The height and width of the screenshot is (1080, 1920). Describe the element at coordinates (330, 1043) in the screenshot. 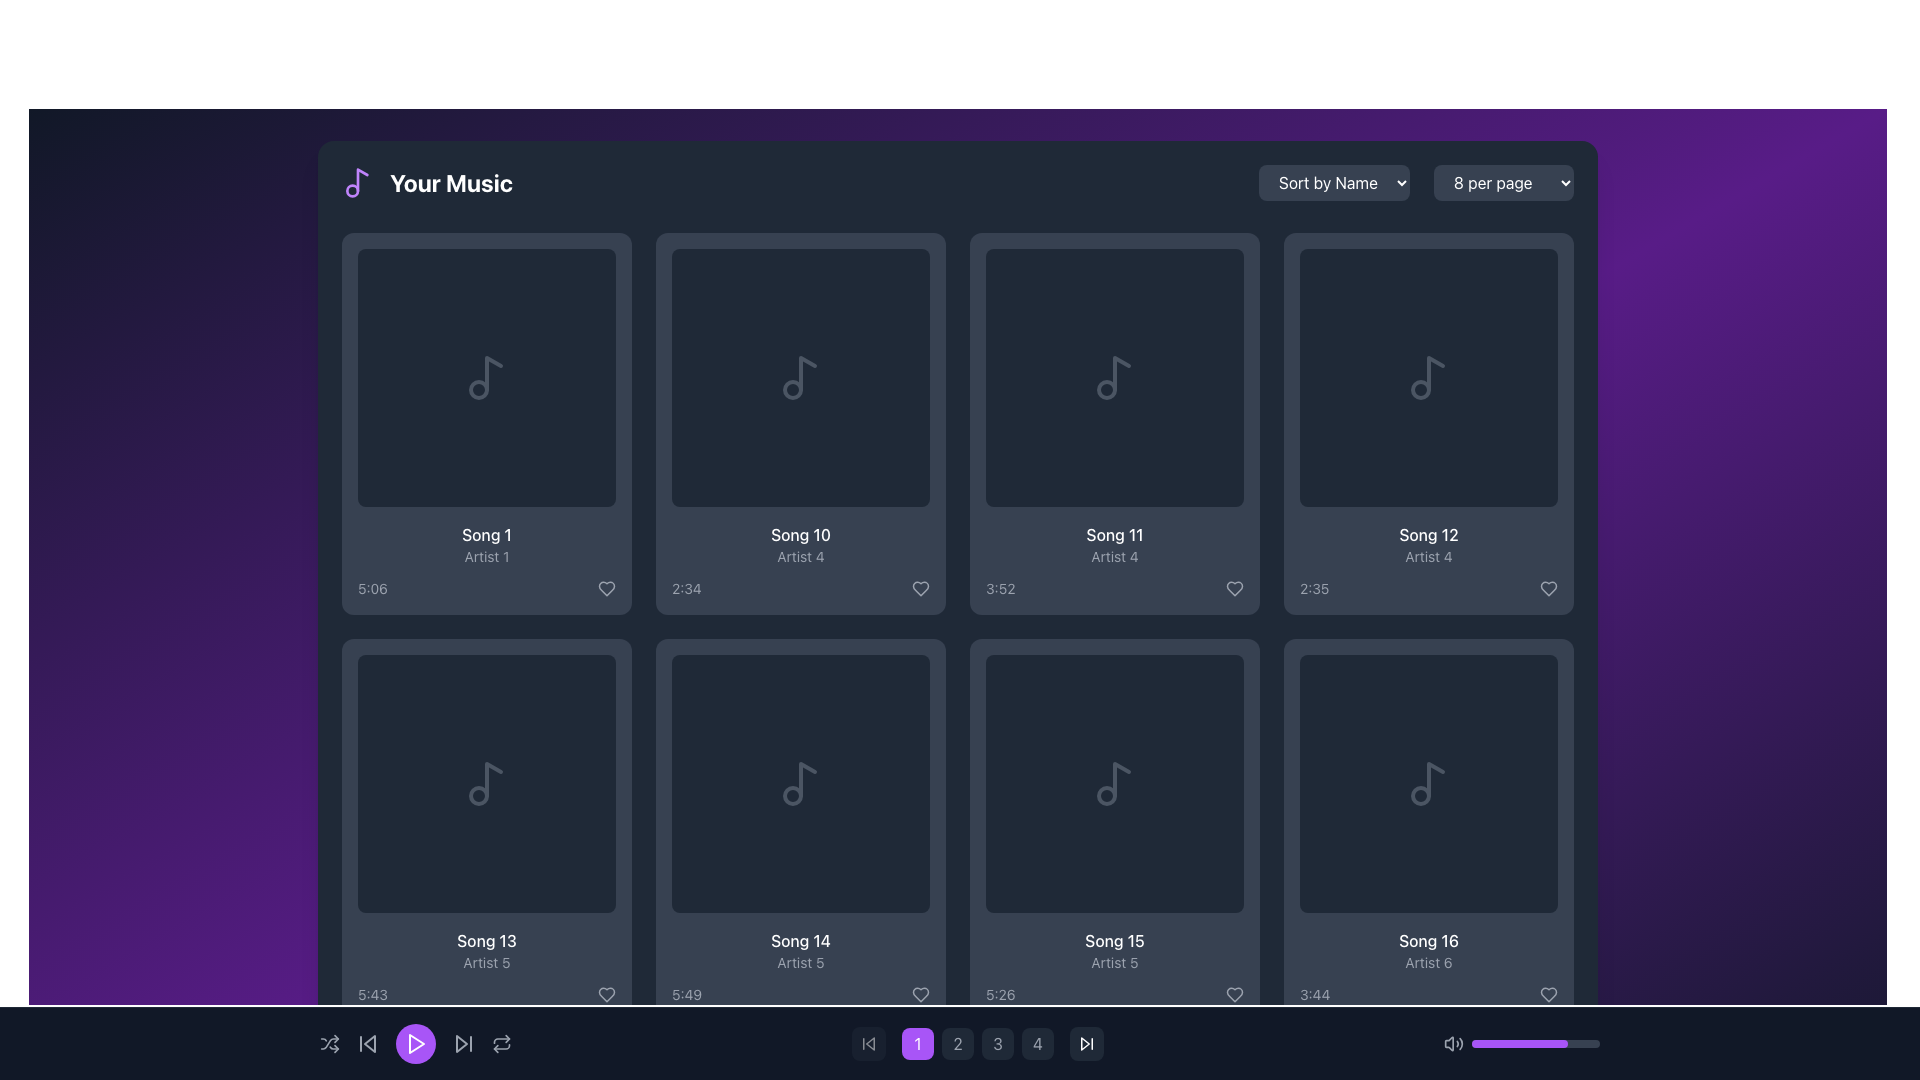

I see `the shuffle control button, which is styled with a gray color that transitions to white when hovered over, located in the bottom-left corner of the playback control bar` at that location.